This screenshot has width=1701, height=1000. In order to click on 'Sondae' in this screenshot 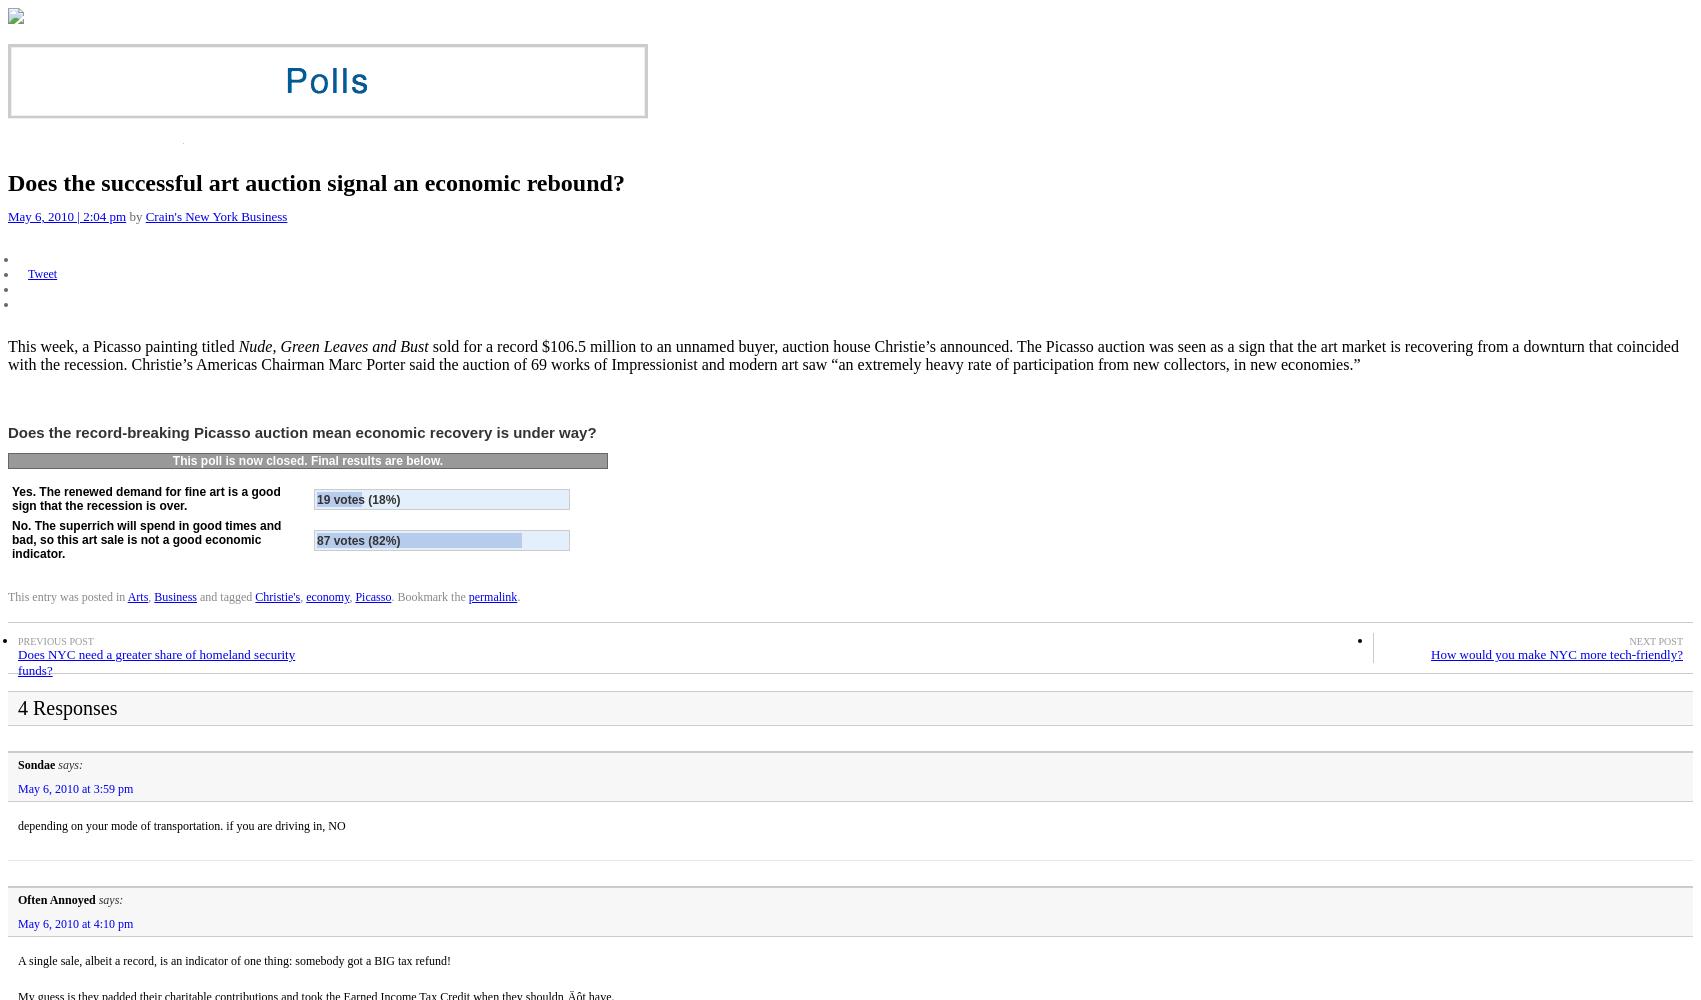, I will do `click(18, 764)`.